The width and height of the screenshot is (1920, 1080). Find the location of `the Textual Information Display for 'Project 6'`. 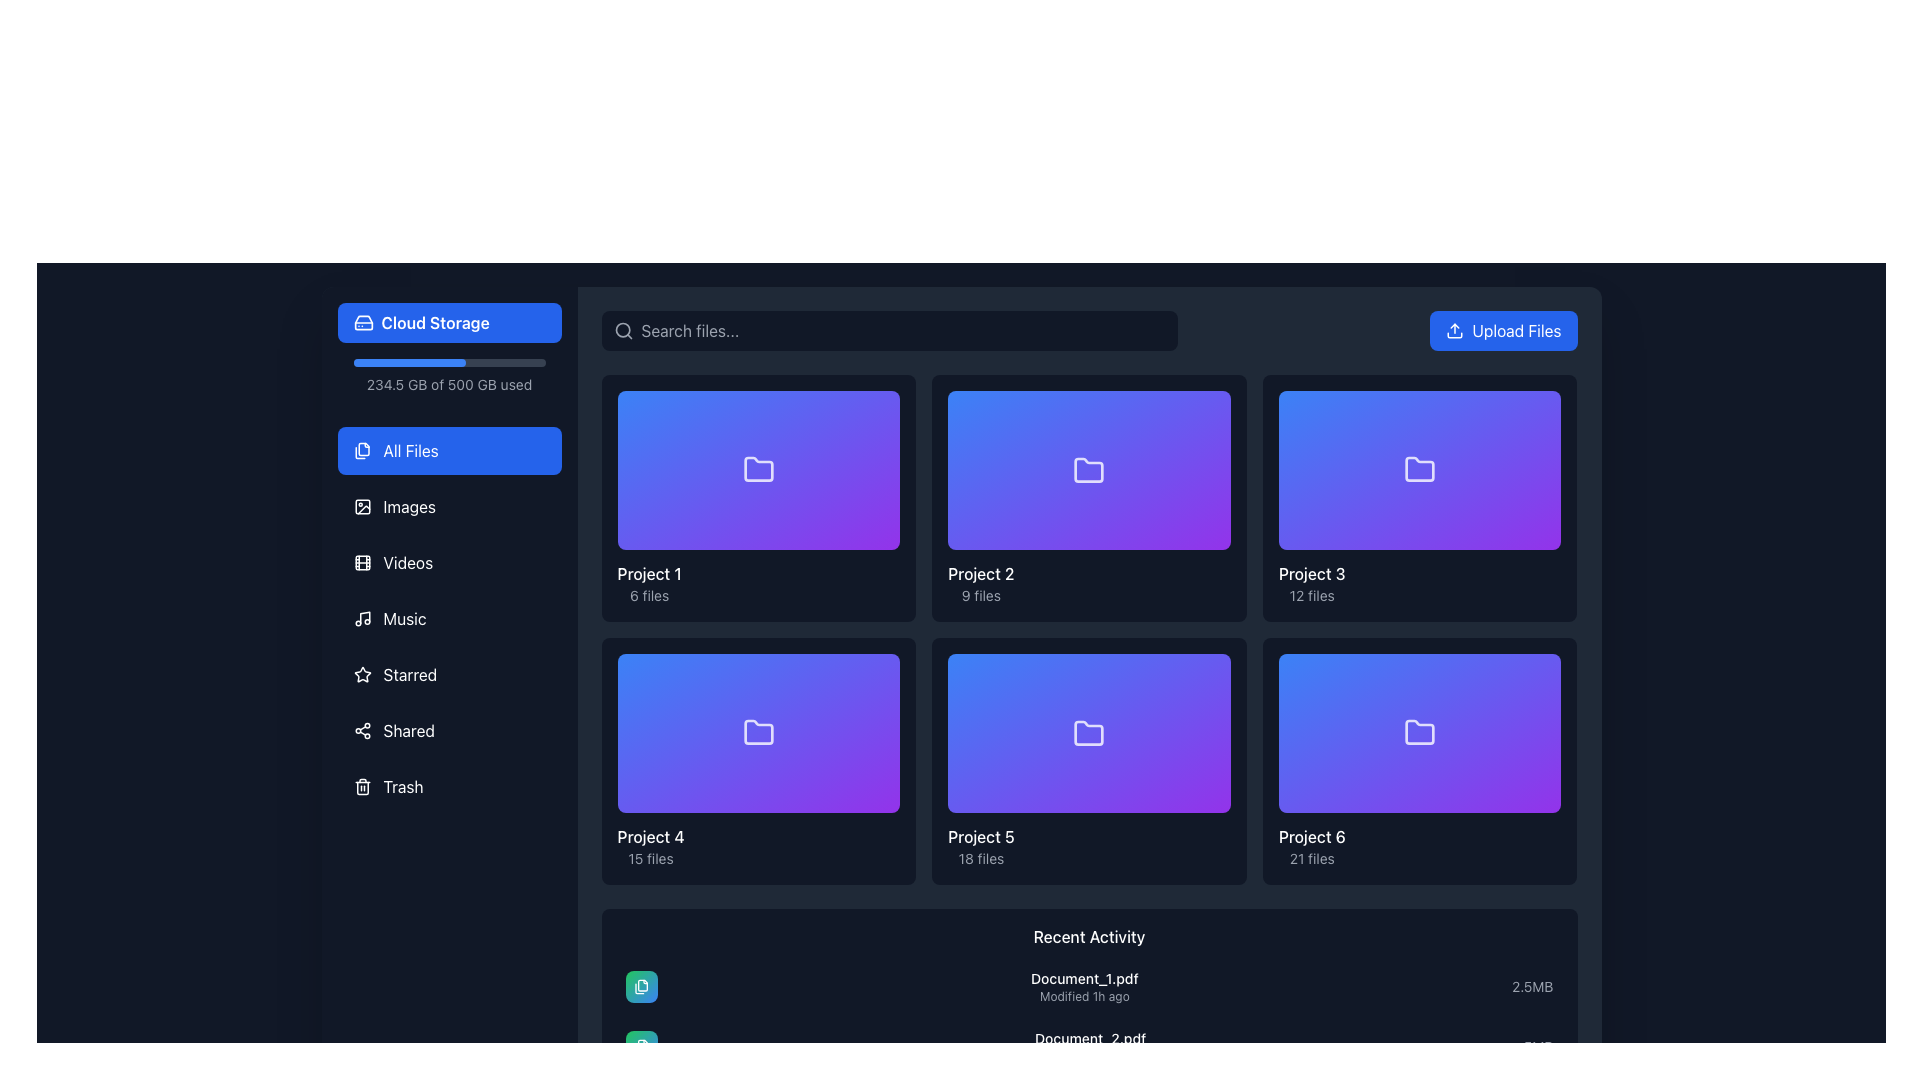

the Textual Information Display for 'Project 6' is located at coordinates (1419, 845).